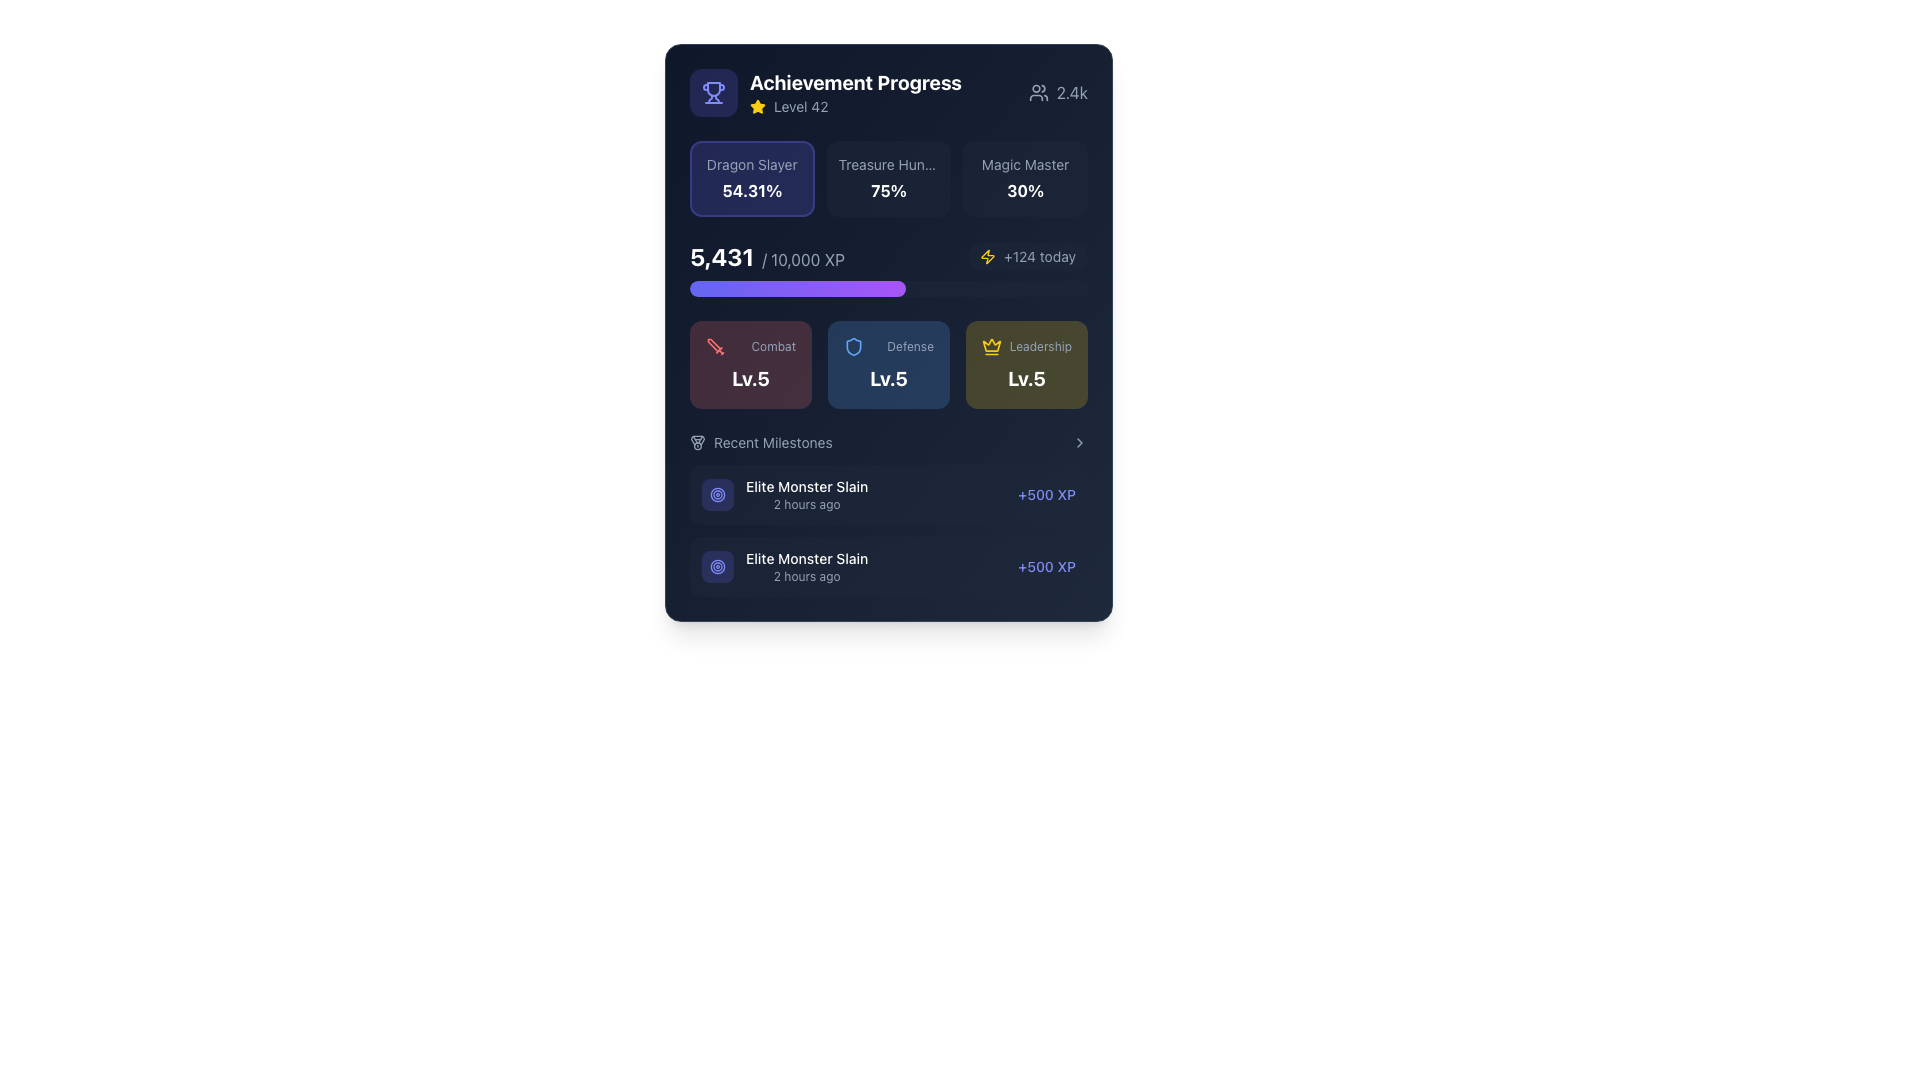  Describe the element at coordinates (714, 88) in the screenshot. I see `the achievement icon located in the 'Achievement Progress' section, adjacent to the 'Level 42' text` at that location.